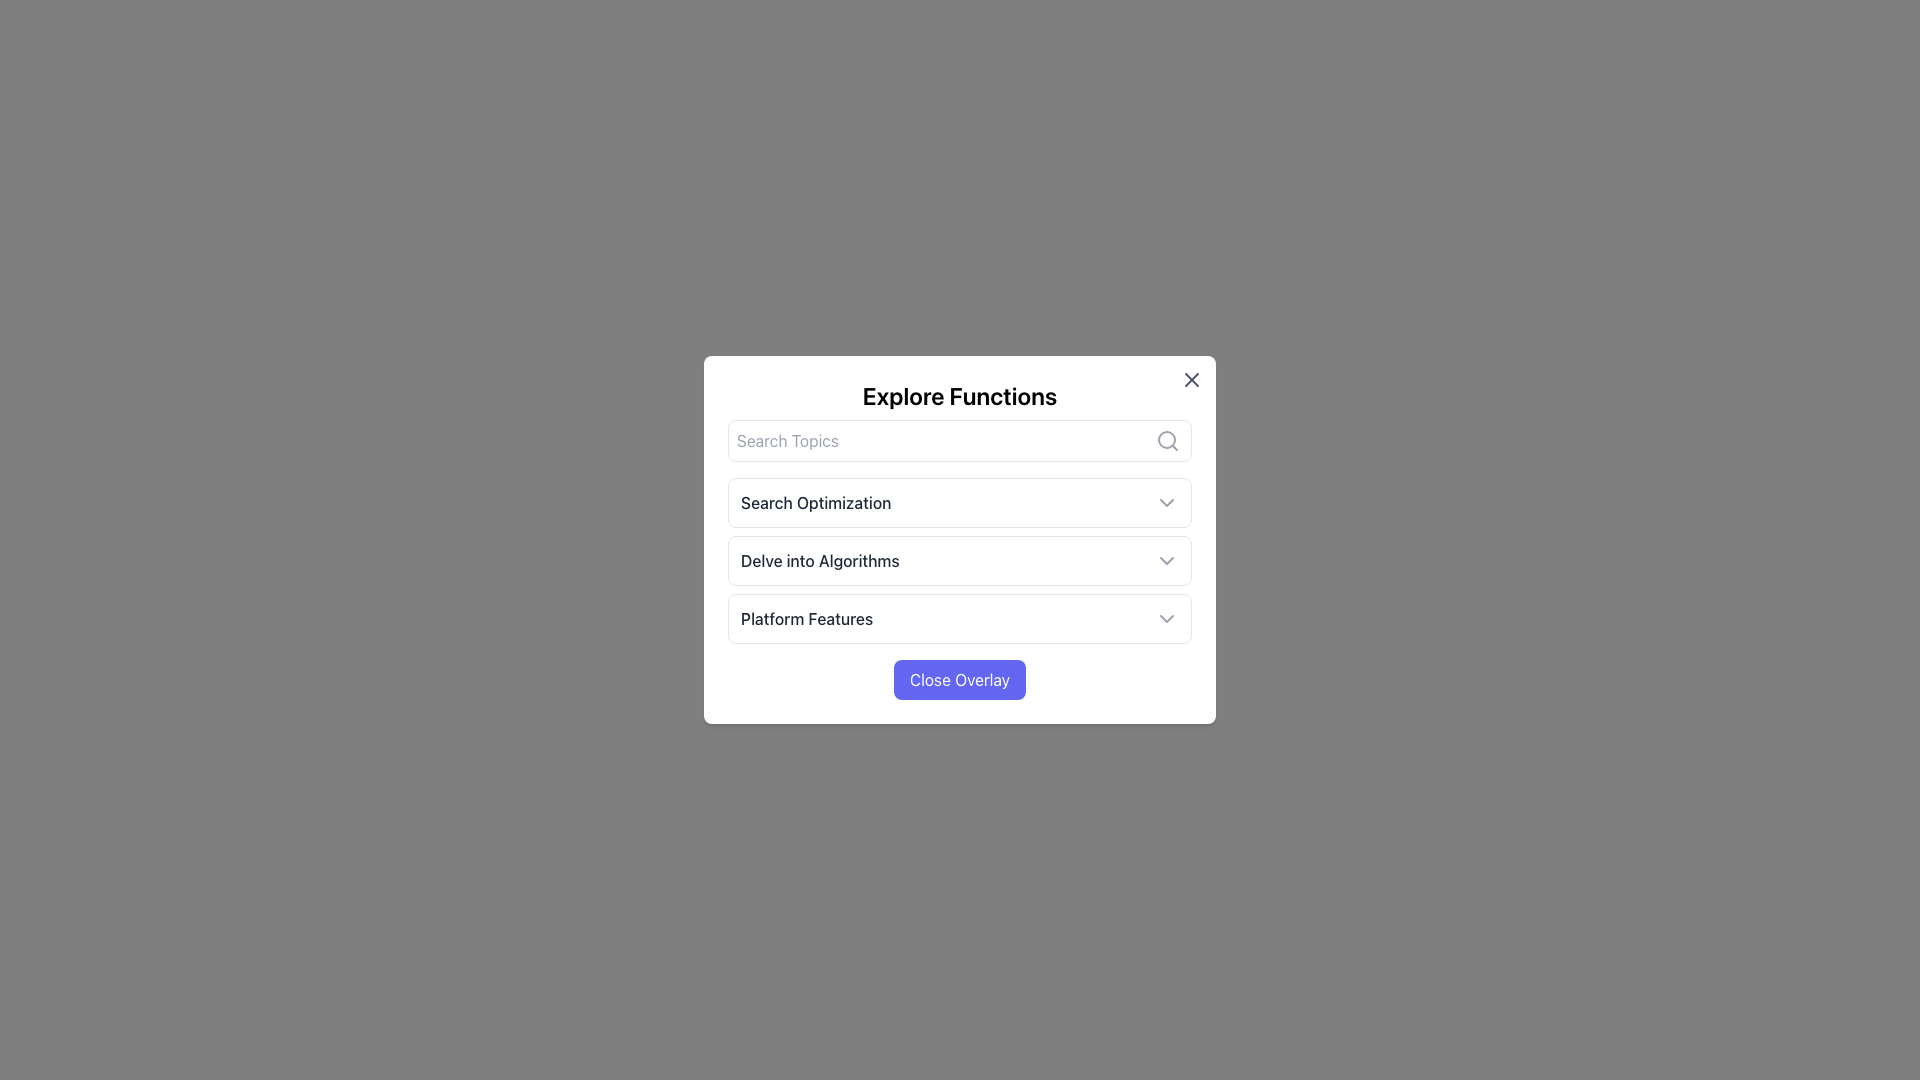  I want to click on the 'Close Overlay' button with a purple background and white text in the modal dialog labeled 'Explore Functions' to change its color, so click(960, 678).